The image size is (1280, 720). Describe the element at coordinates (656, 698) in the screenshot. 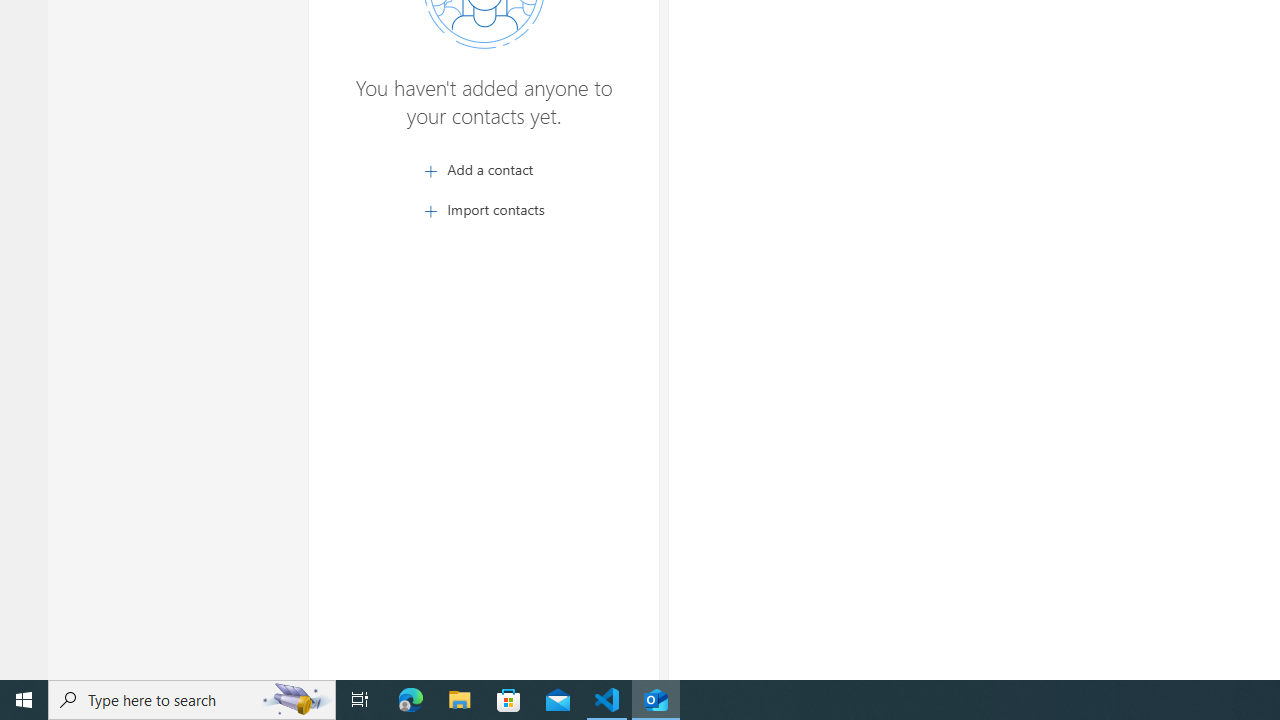

I see `'Outlook (new) - 1 running window'` at that location.